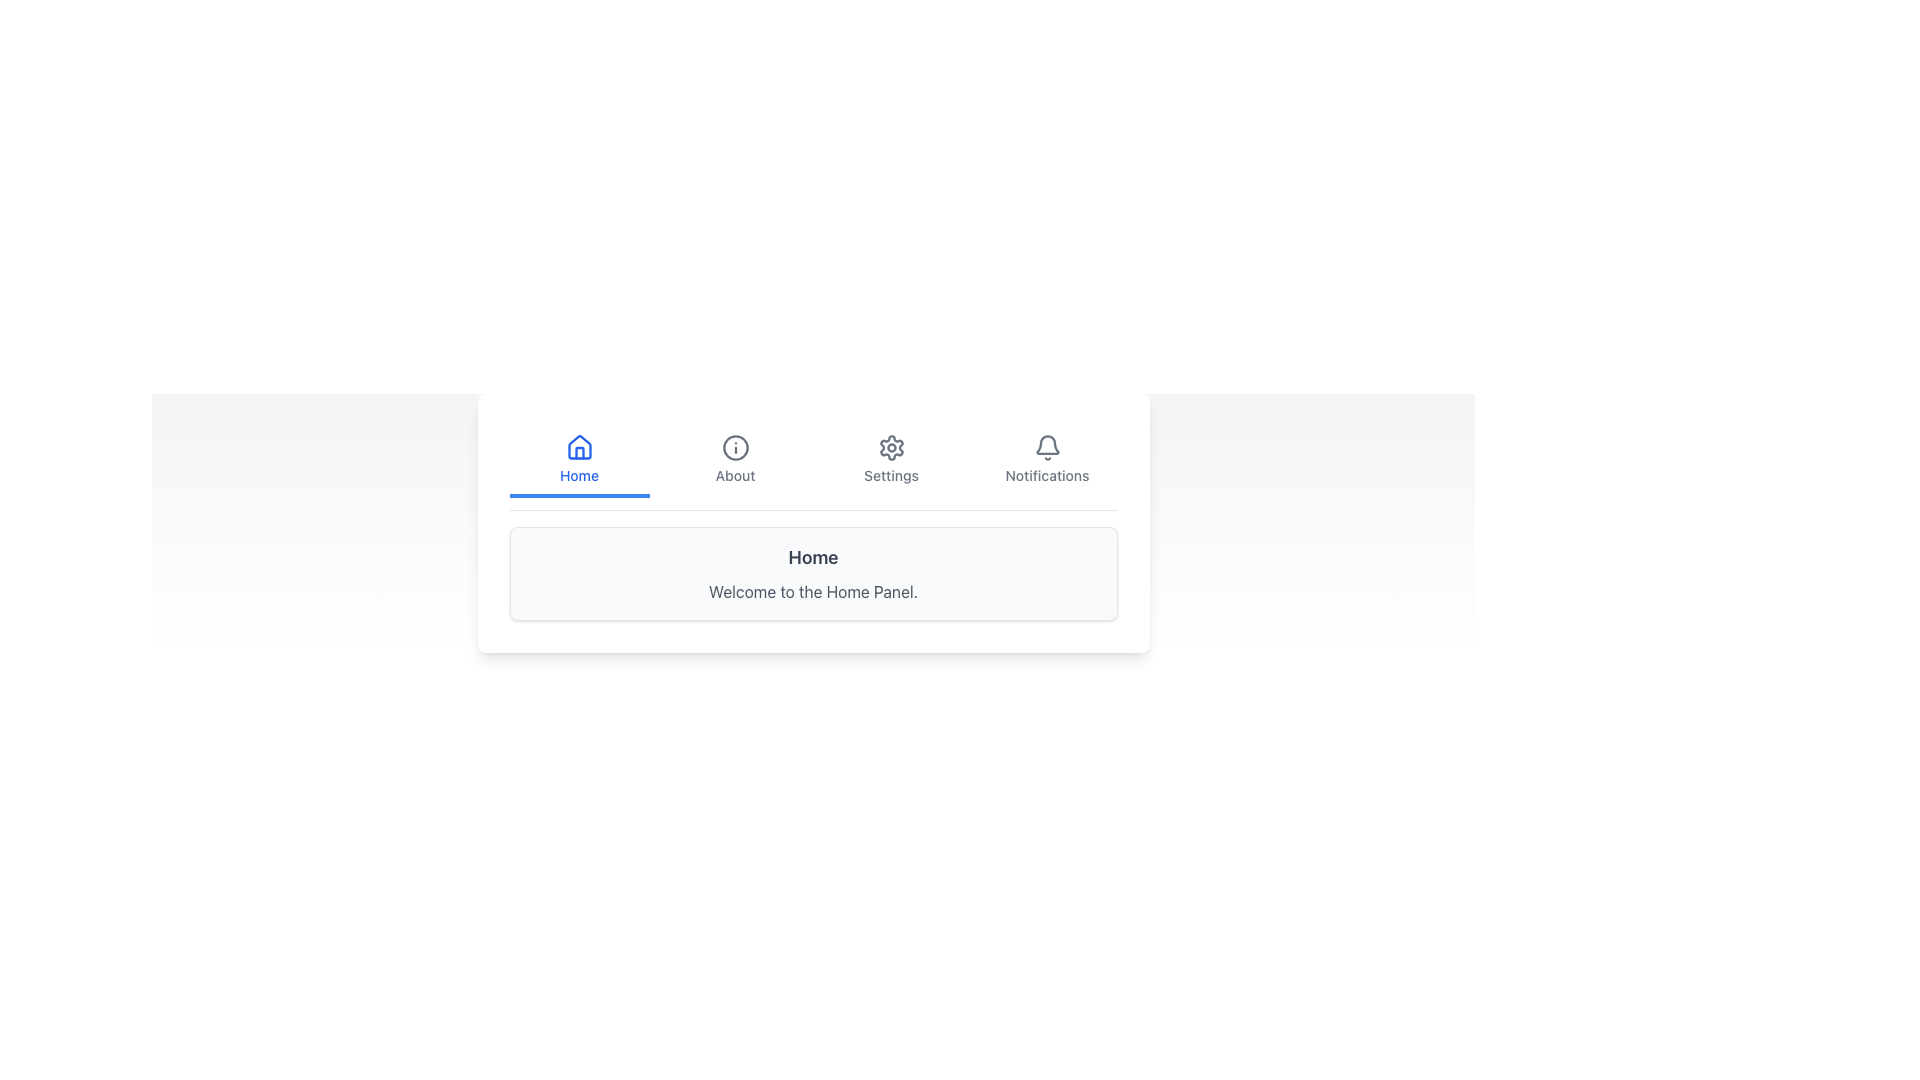 This screenshot has height=1080, width=1920. Describe the element at coordinates (890, 446) in the screenshot. I see `the 'Settings' icon in the navigation bar at the bottom of the interface` at that location.